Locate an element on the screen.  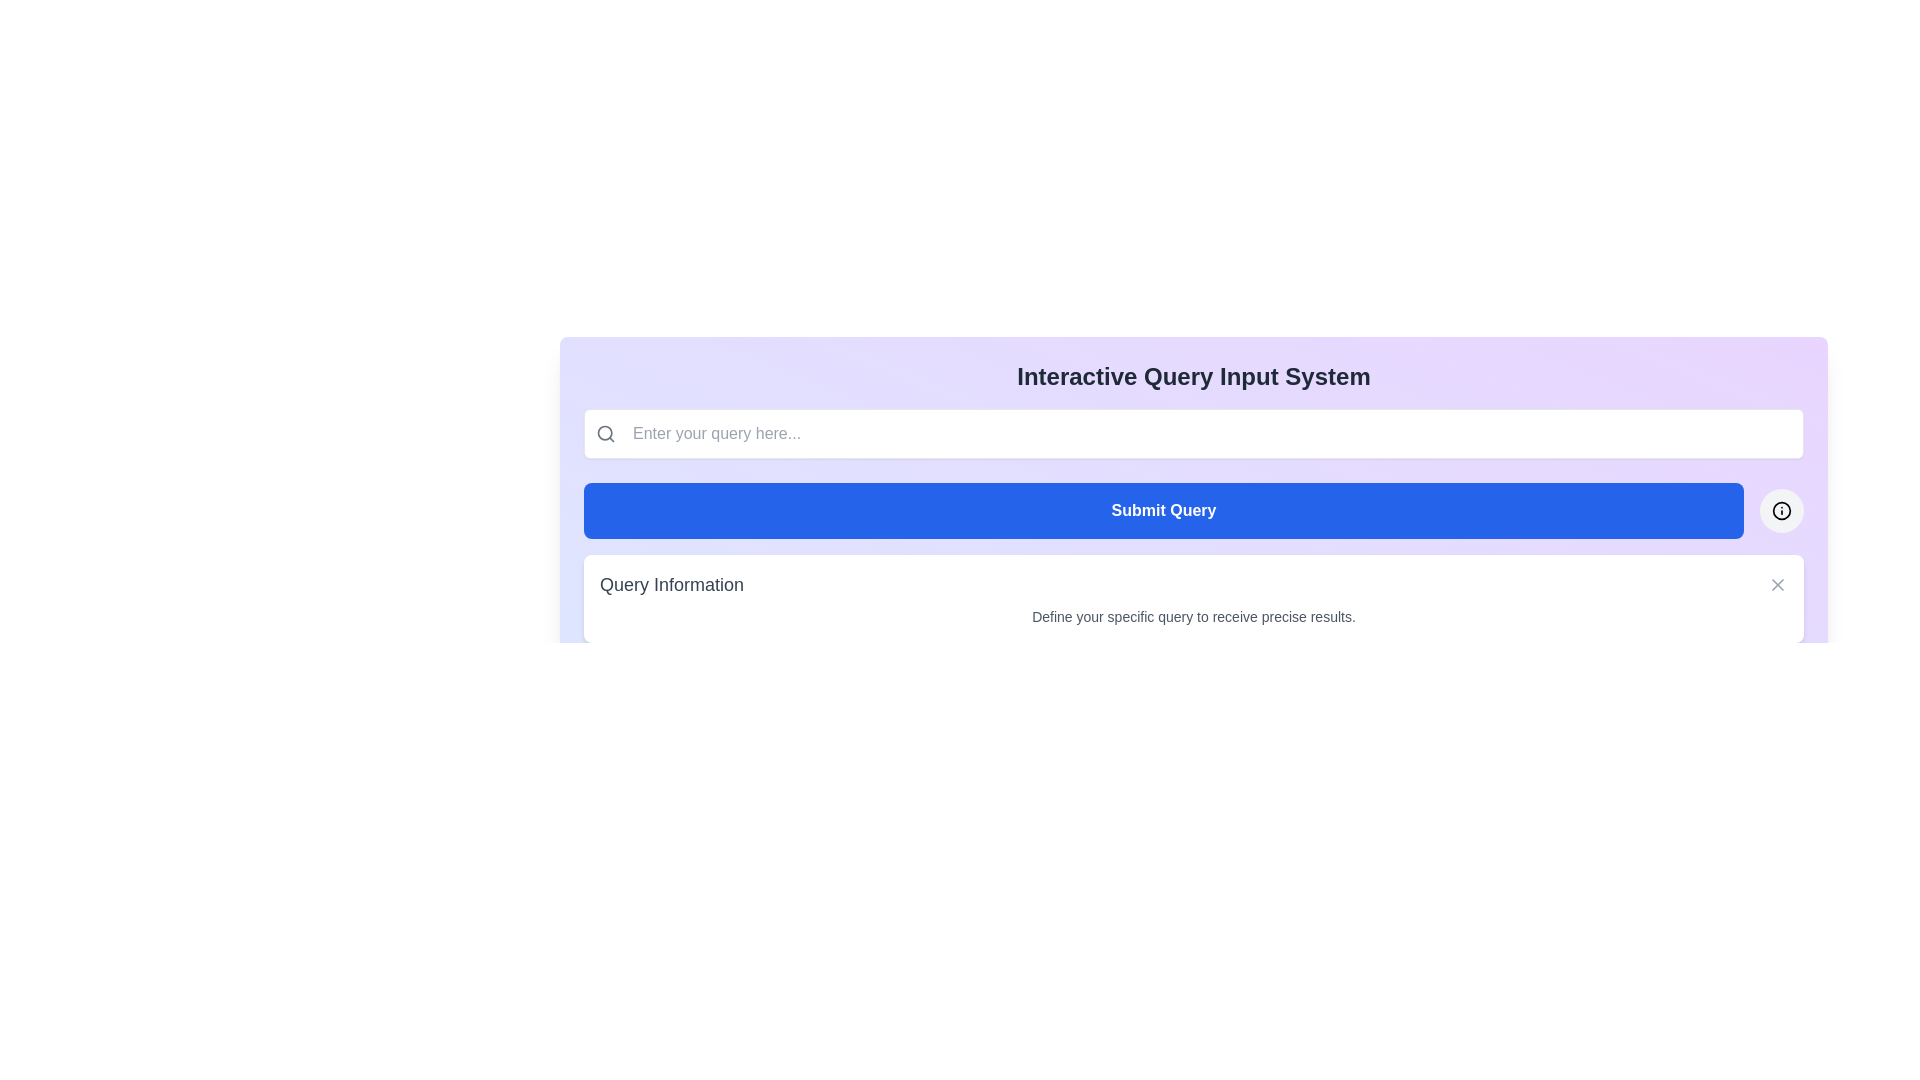
the outermost circular graphical element of the information icon structure located at the top-right corner of the interface is located at coordinates (1781, 508).